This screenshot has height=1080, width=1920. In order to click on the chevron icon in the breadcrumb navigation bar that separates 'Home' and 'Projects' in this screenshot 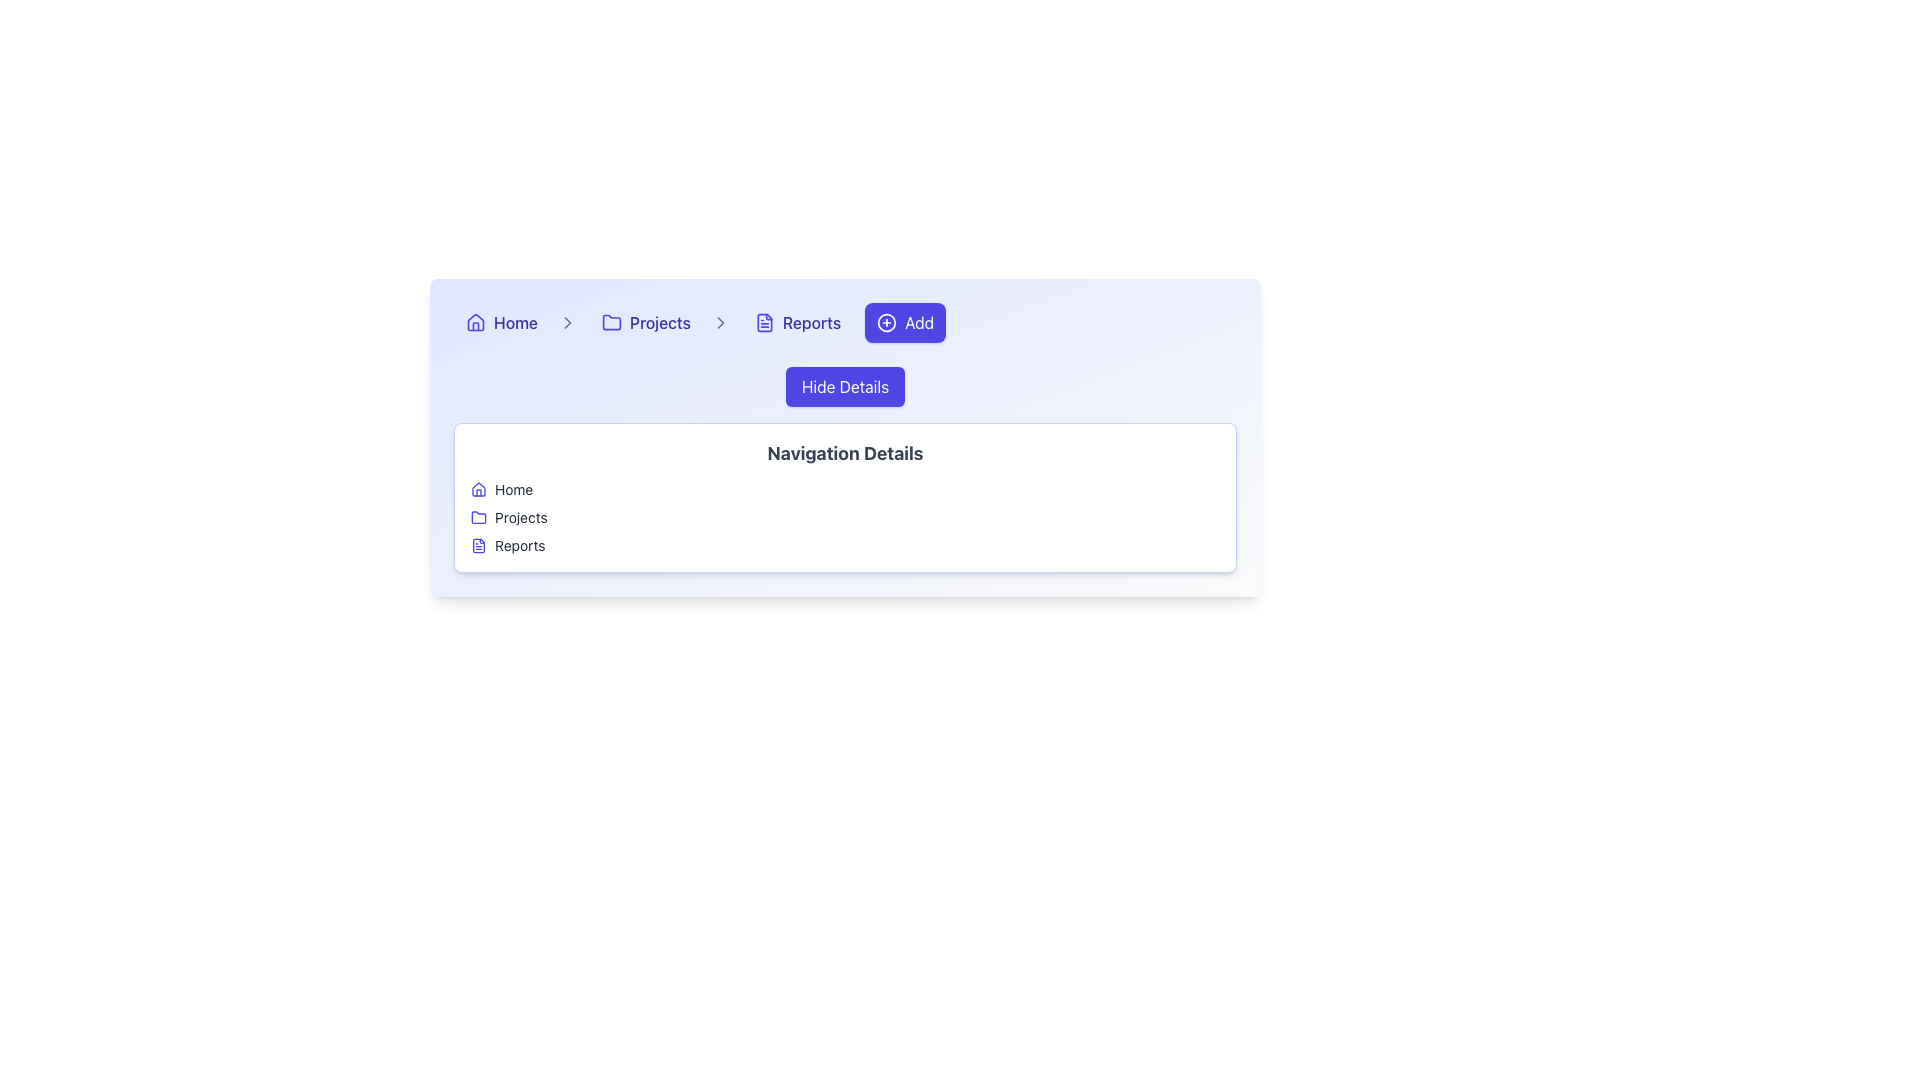, I will do `click(566, 322)`.